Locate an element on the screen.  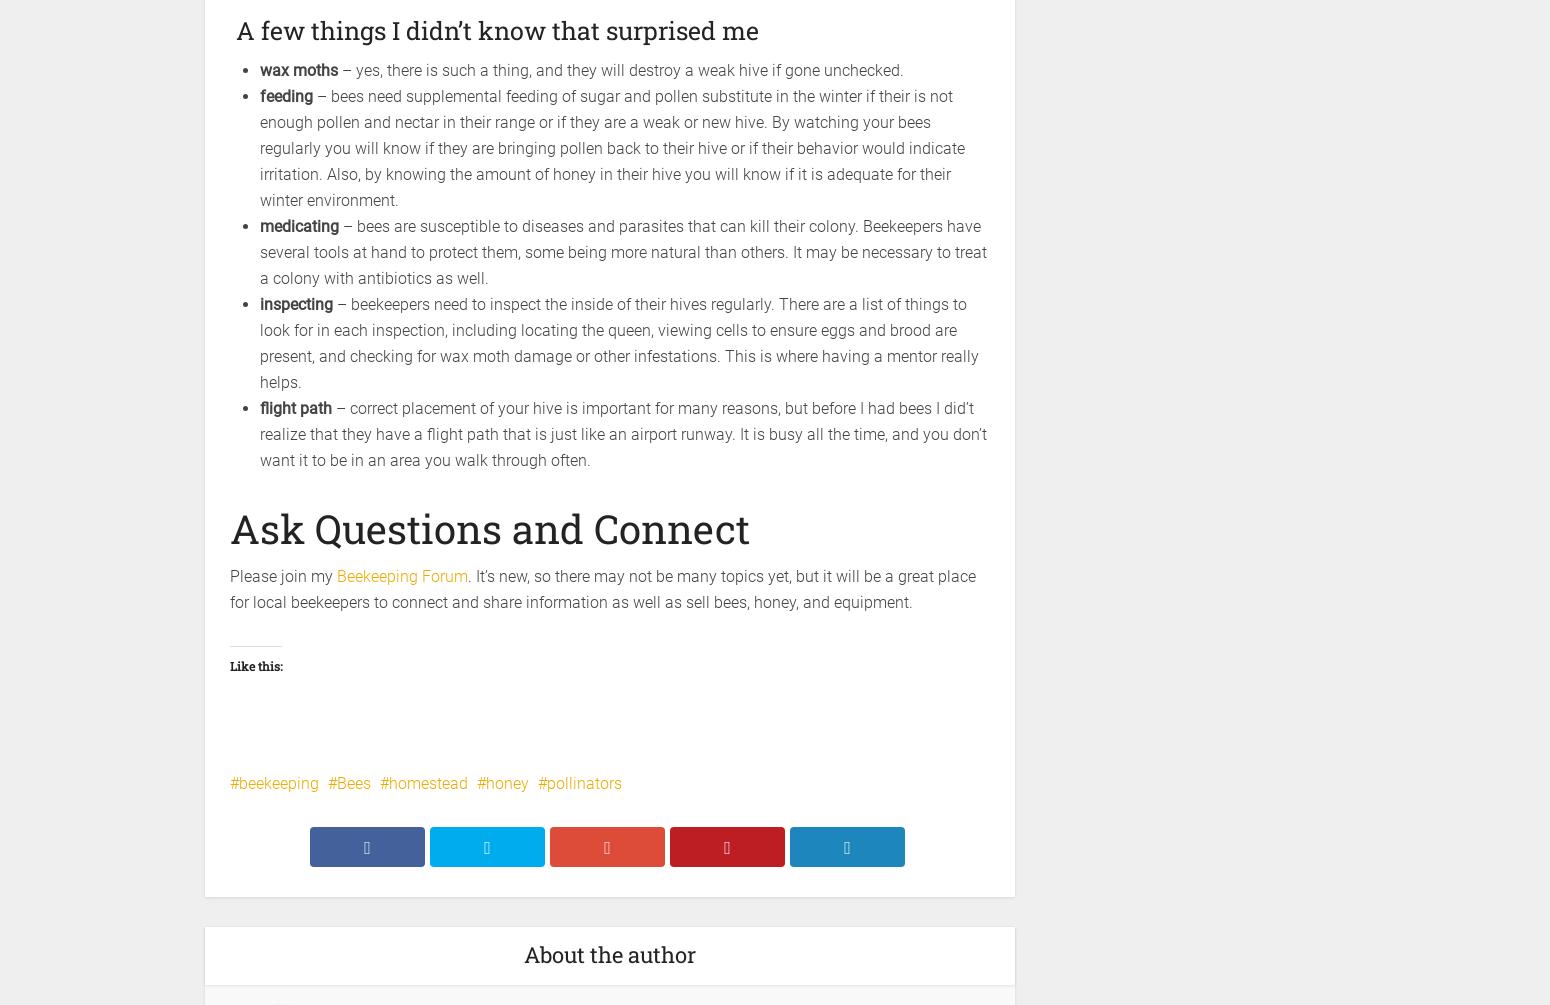
'Like this:' is located at coordinates (256, 665).